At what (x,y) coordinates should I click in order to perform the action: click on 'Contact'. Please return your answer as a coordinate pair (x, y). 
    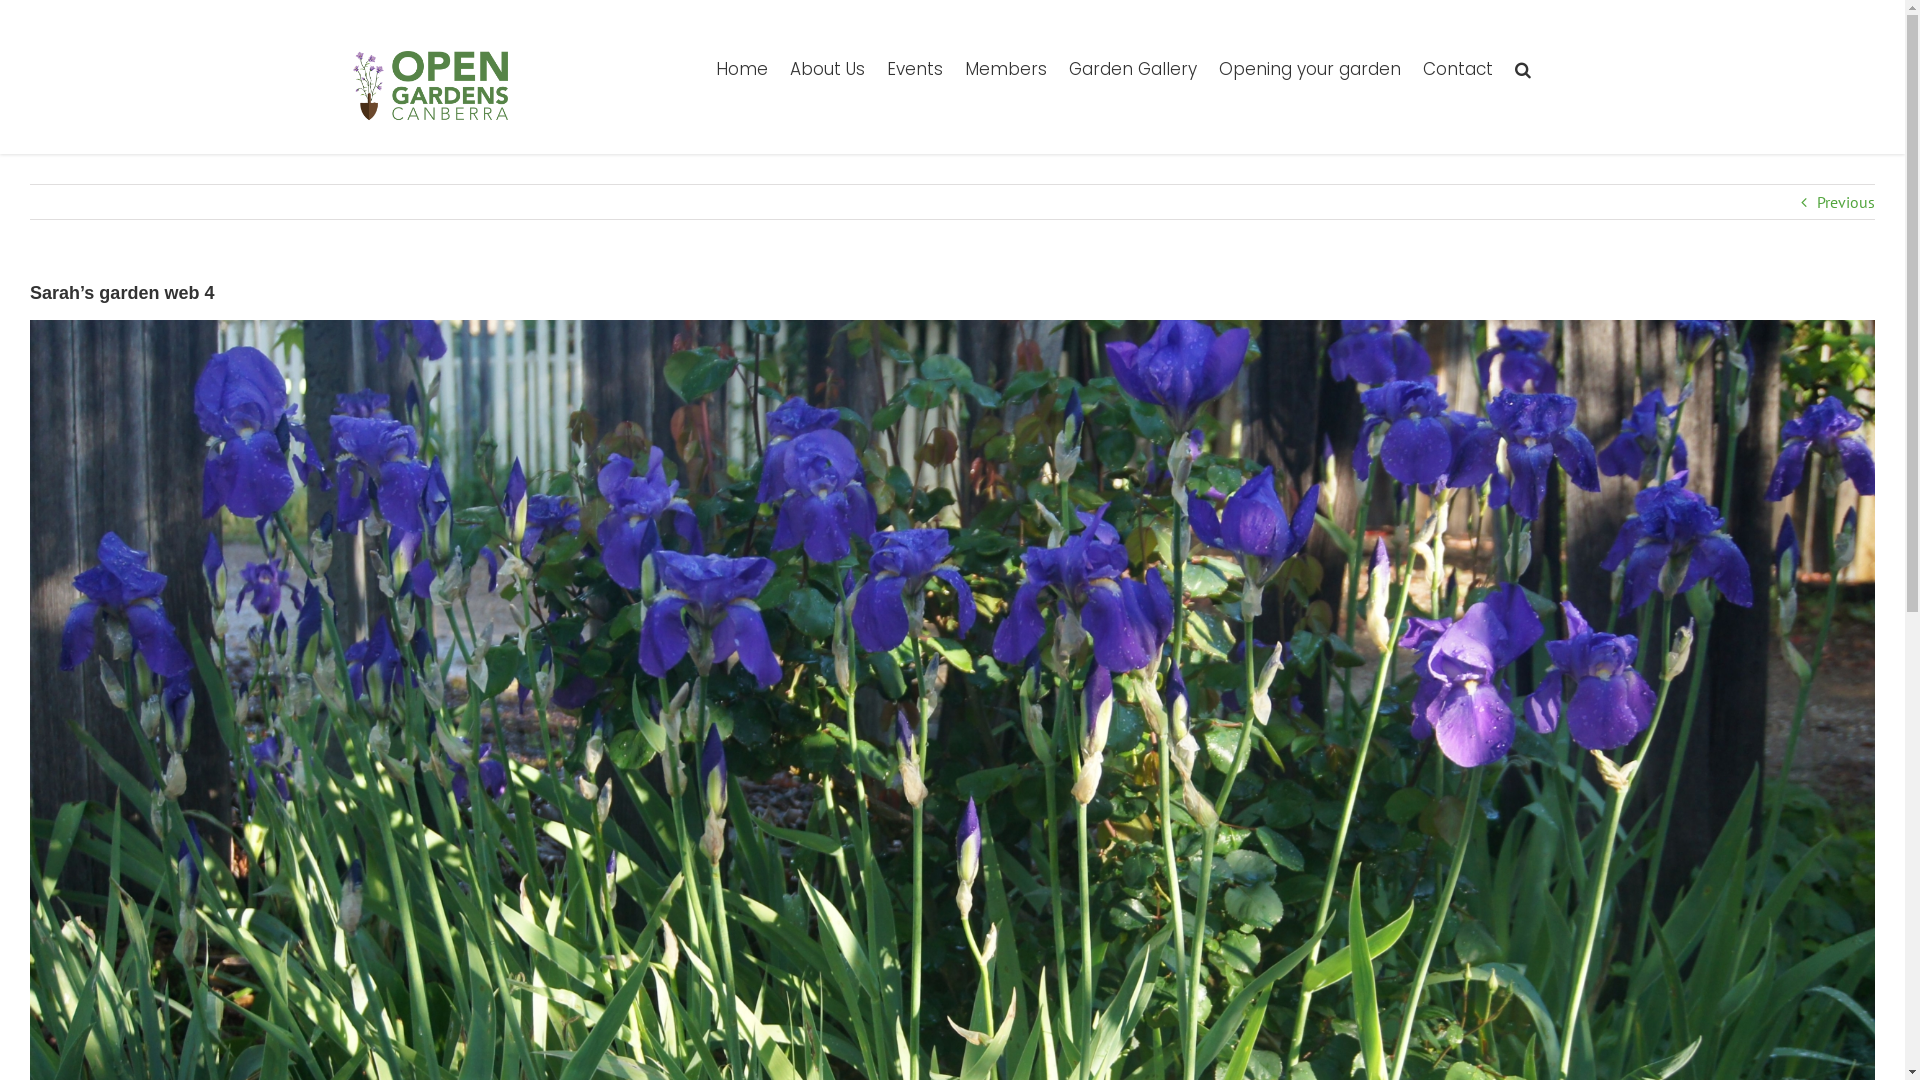
    Looking at the image, I should click on (1457, 67).